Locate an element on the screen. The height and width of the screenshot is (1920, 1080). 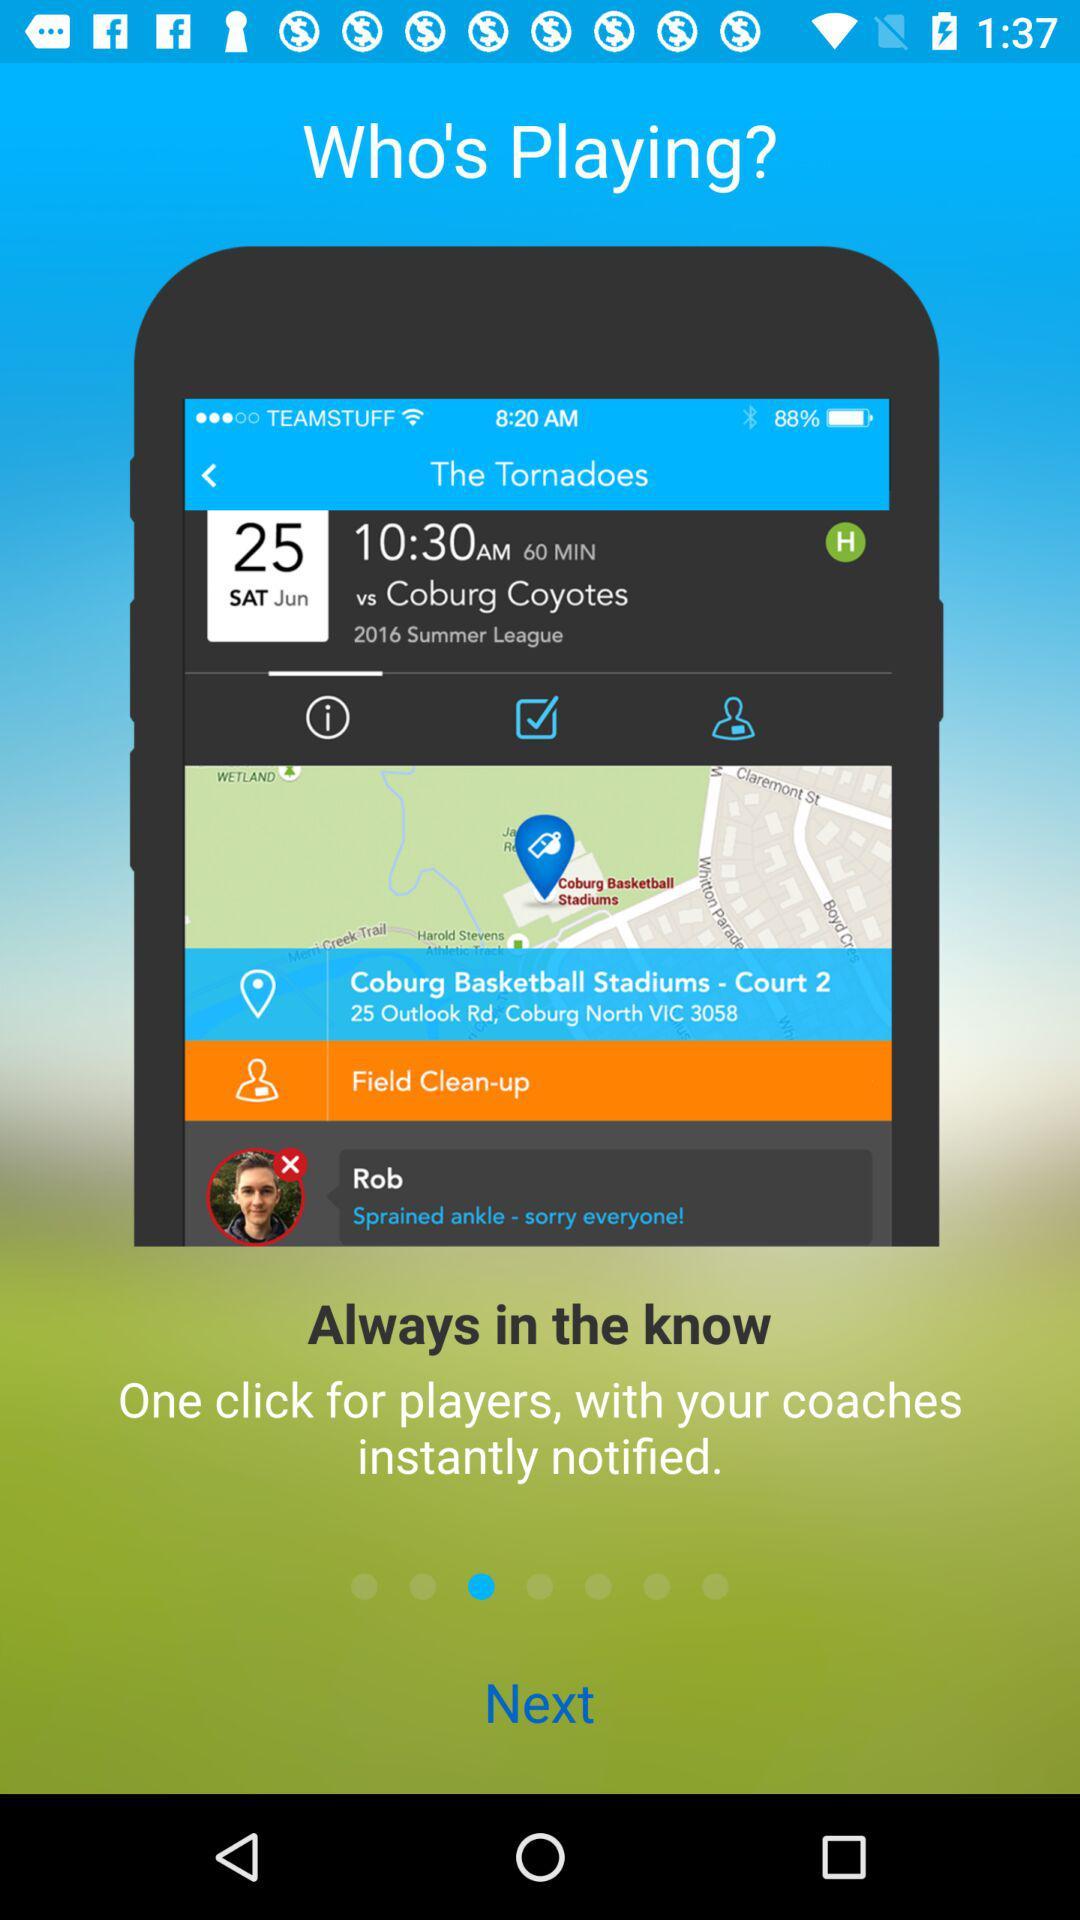
item below one click for icon is located at coordinates (481, 1585).